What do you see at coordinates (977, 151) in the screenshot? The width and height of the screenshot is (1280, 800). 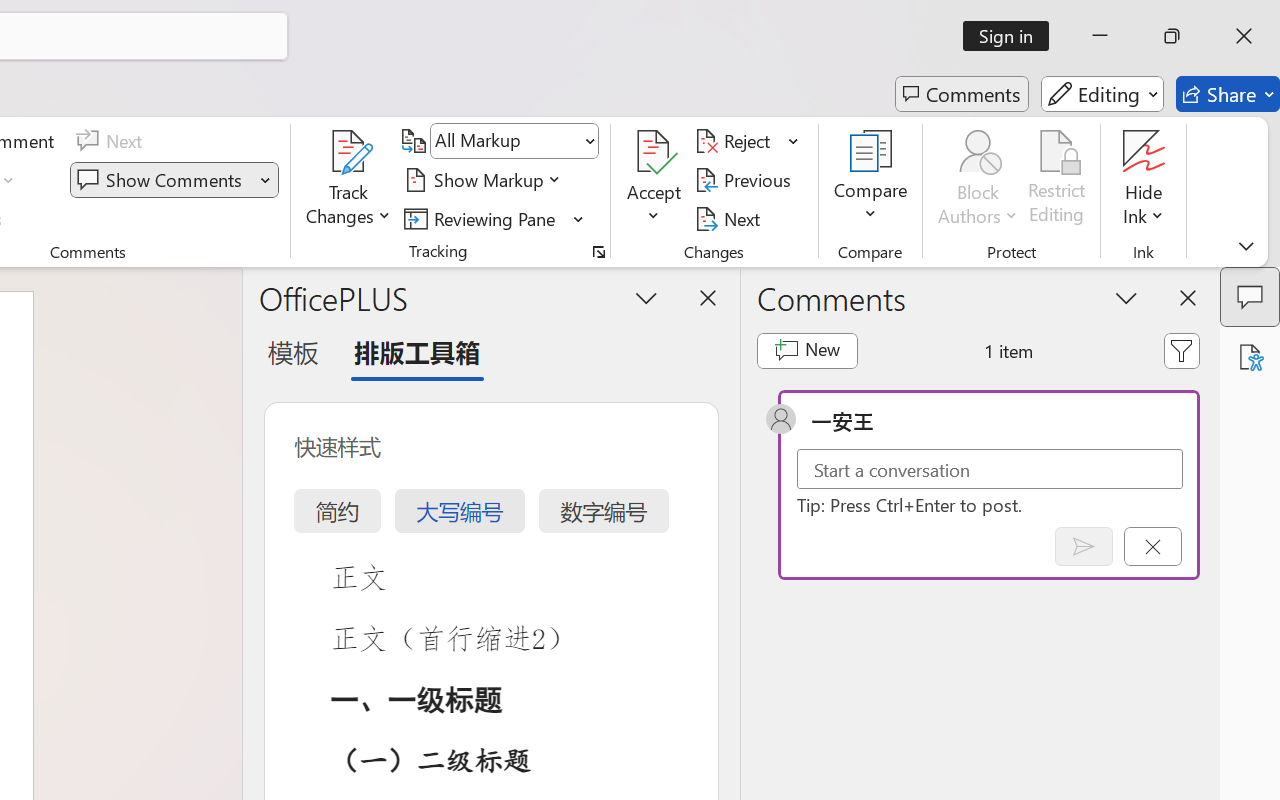 I see `'Block Authors'` at bounding box center [977, 151].